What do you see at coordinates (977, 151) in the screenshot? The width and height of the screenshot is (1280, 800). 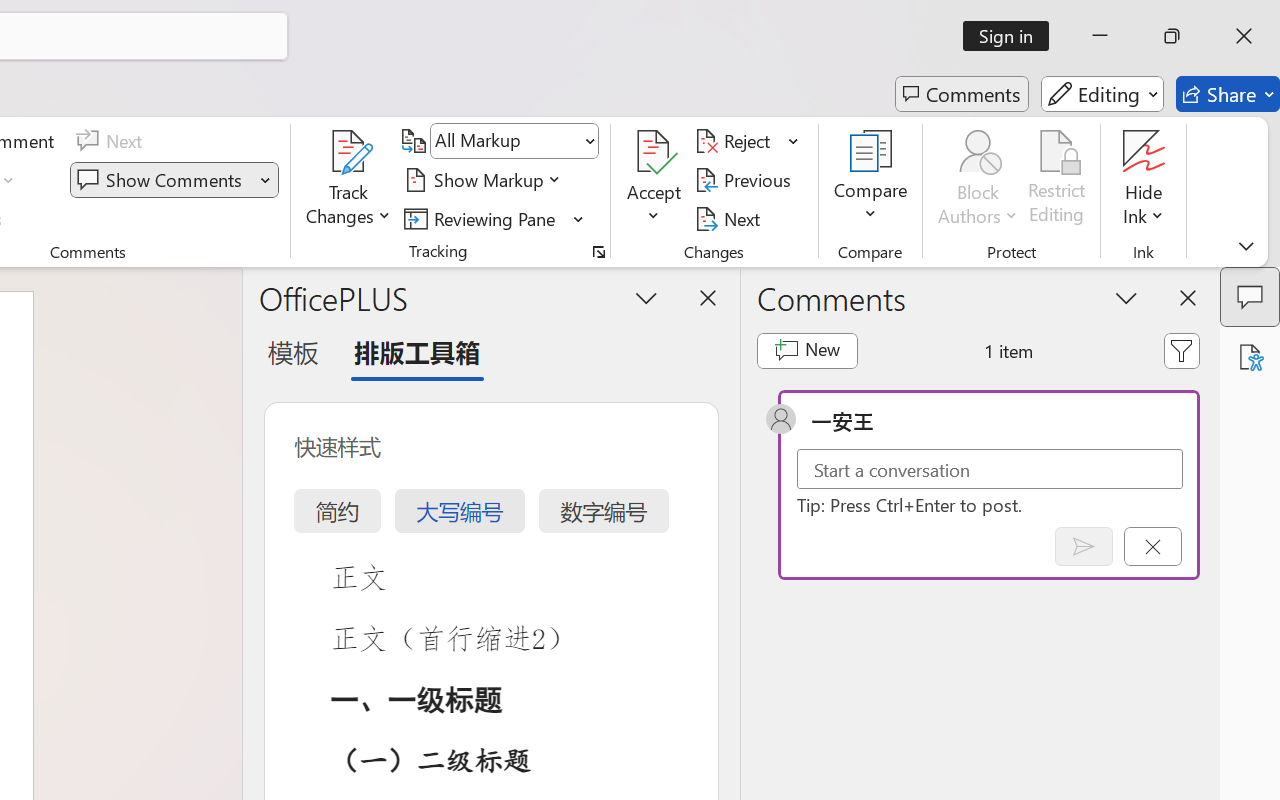 I see `'Block Authors'` at bounding box center [977, 151].